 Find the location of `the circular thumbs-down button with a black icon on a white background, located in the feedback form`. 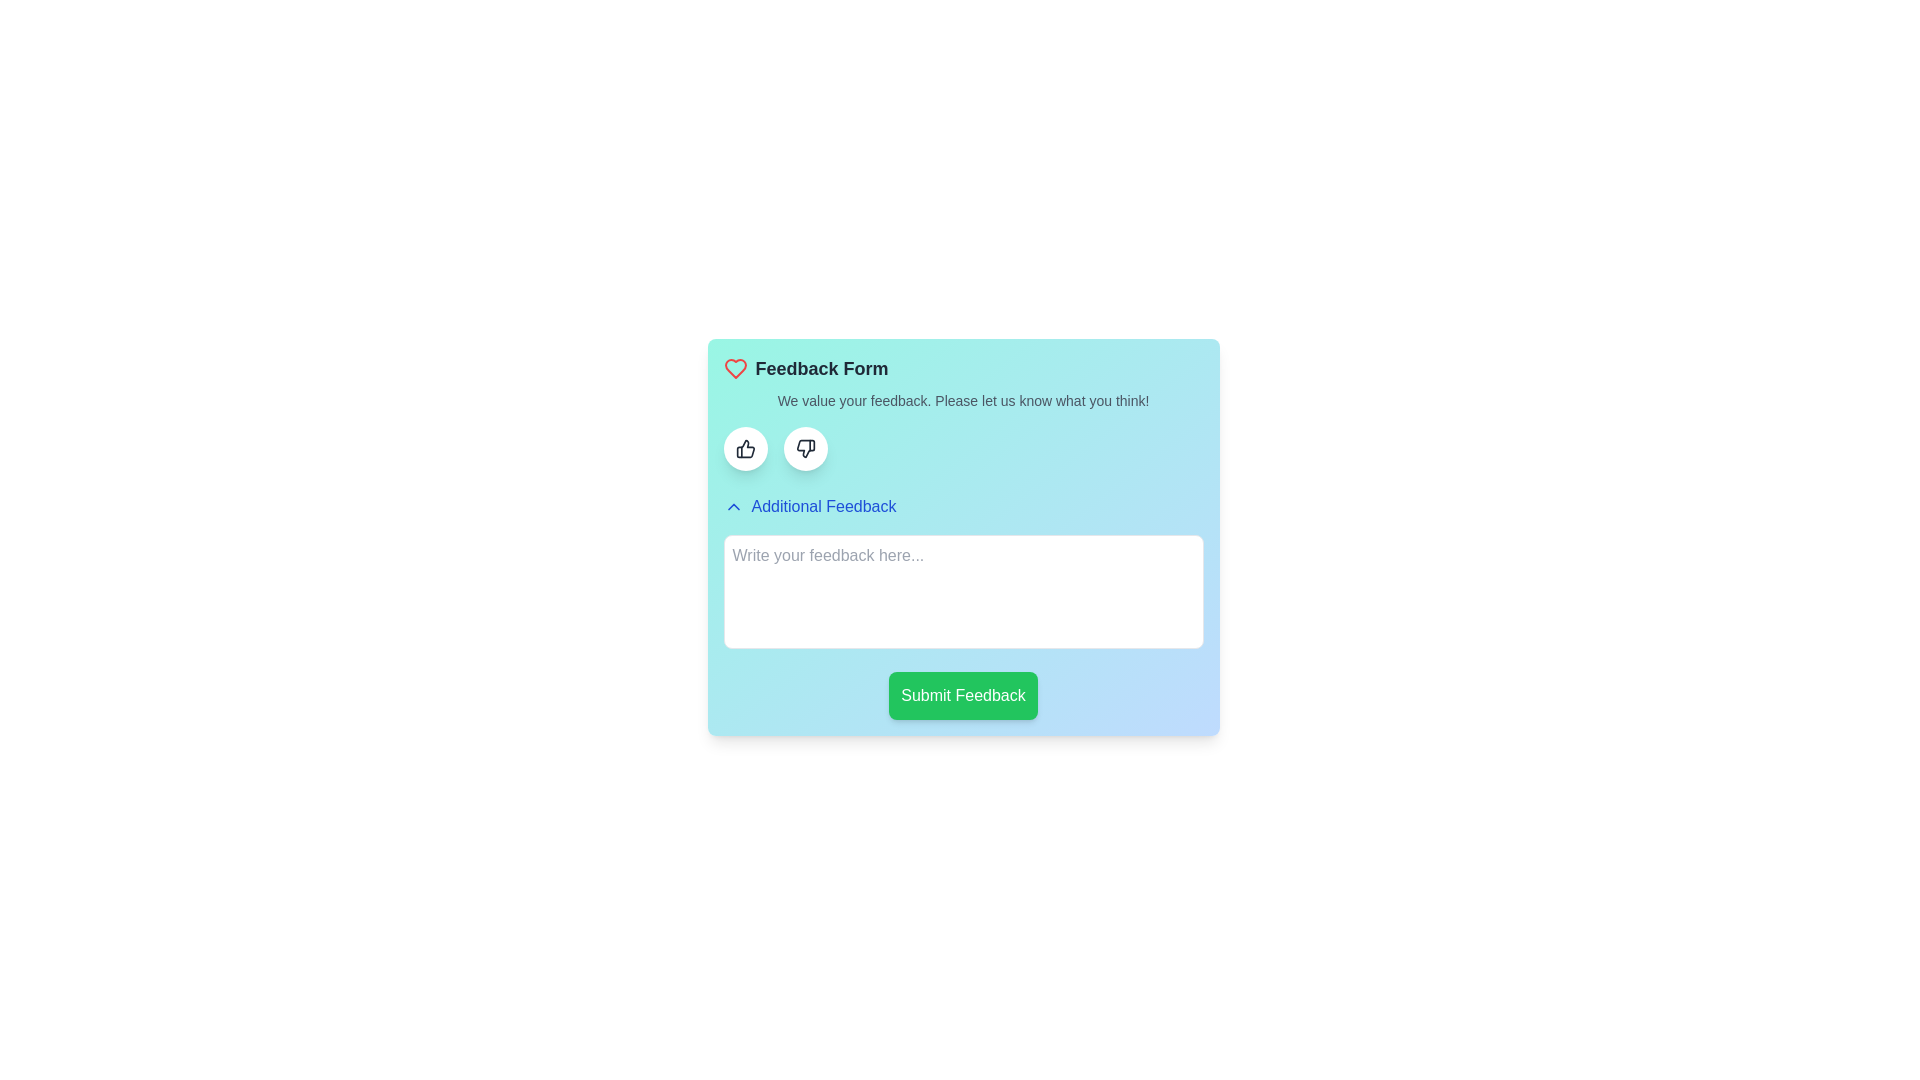

the circular thumbs-down button with a black icon on a white background, located in the feedback form is located at coordinates (805, 447).